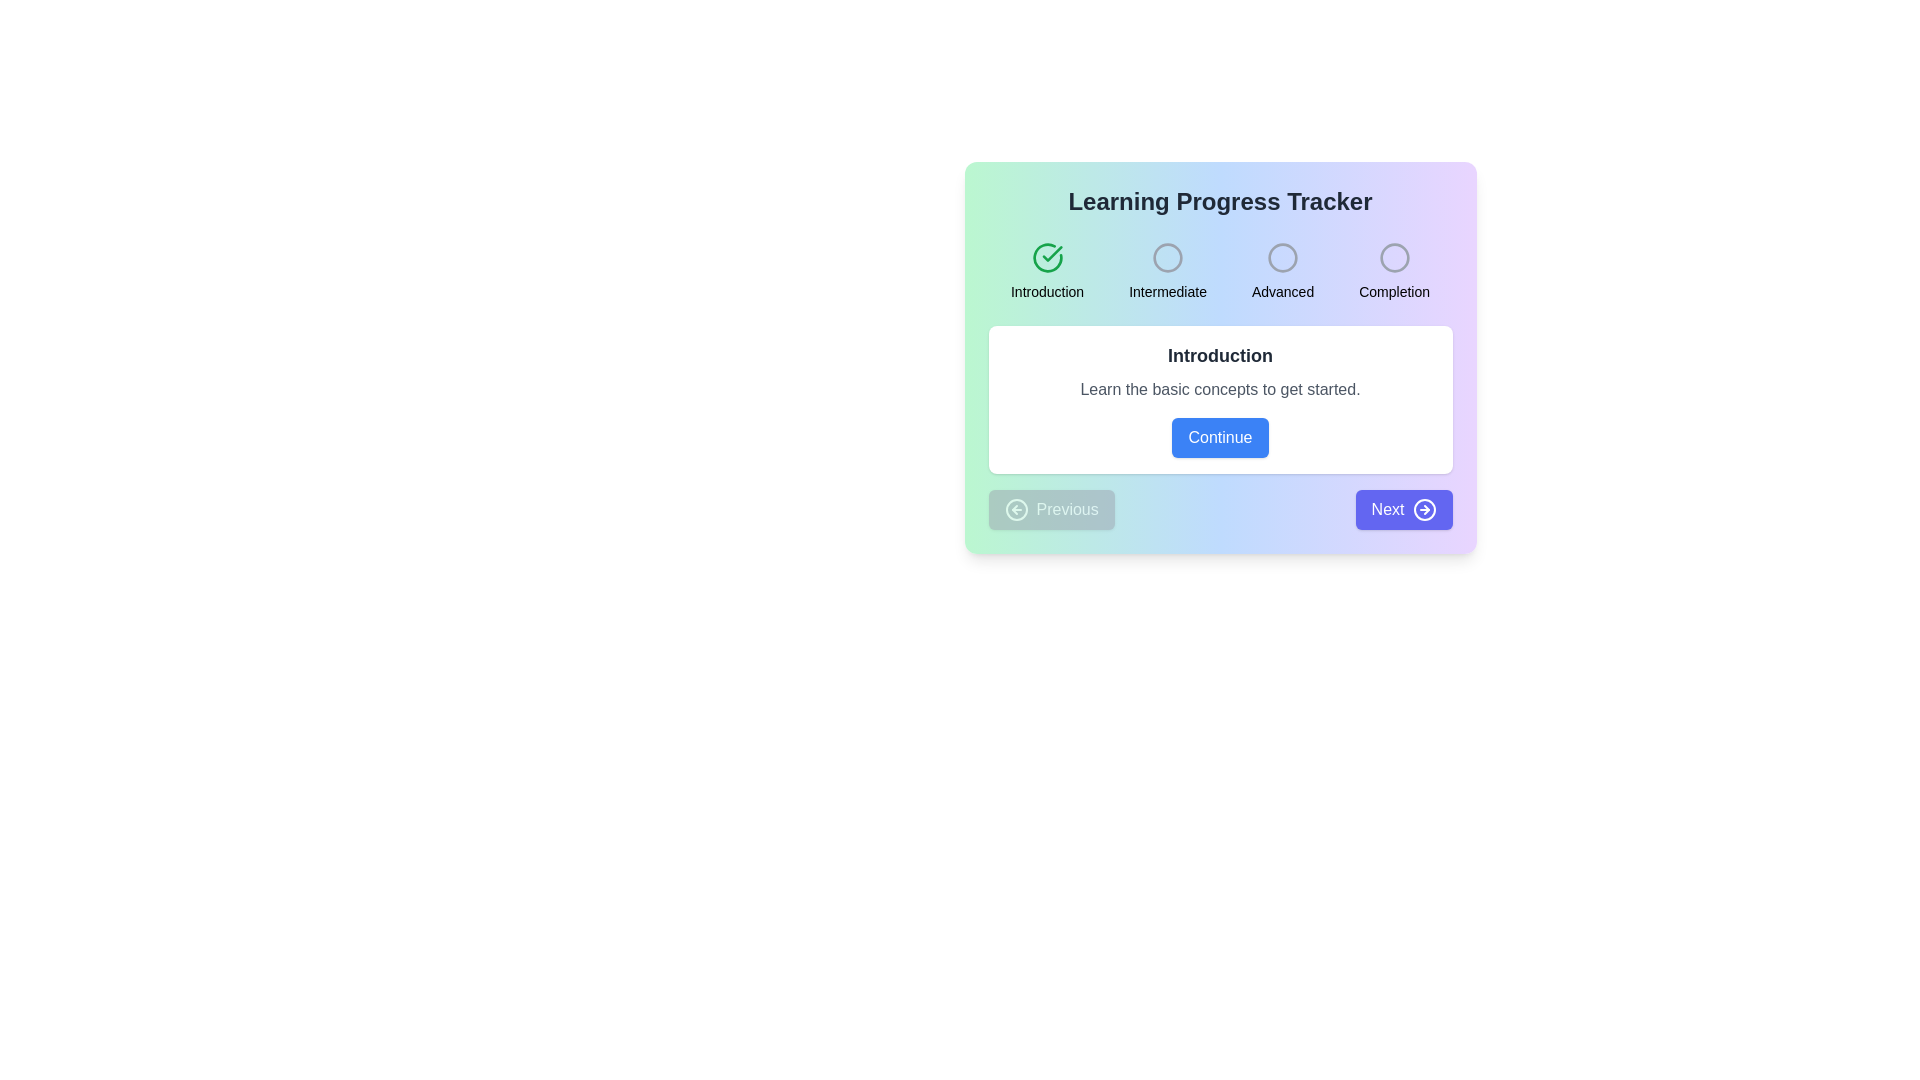  Describe the element at coordinates (1219, 400) in the screenshot. I see `the 'Continue' button in the introductory section of the learning progress tracker to proceed to the next stage` at that location.